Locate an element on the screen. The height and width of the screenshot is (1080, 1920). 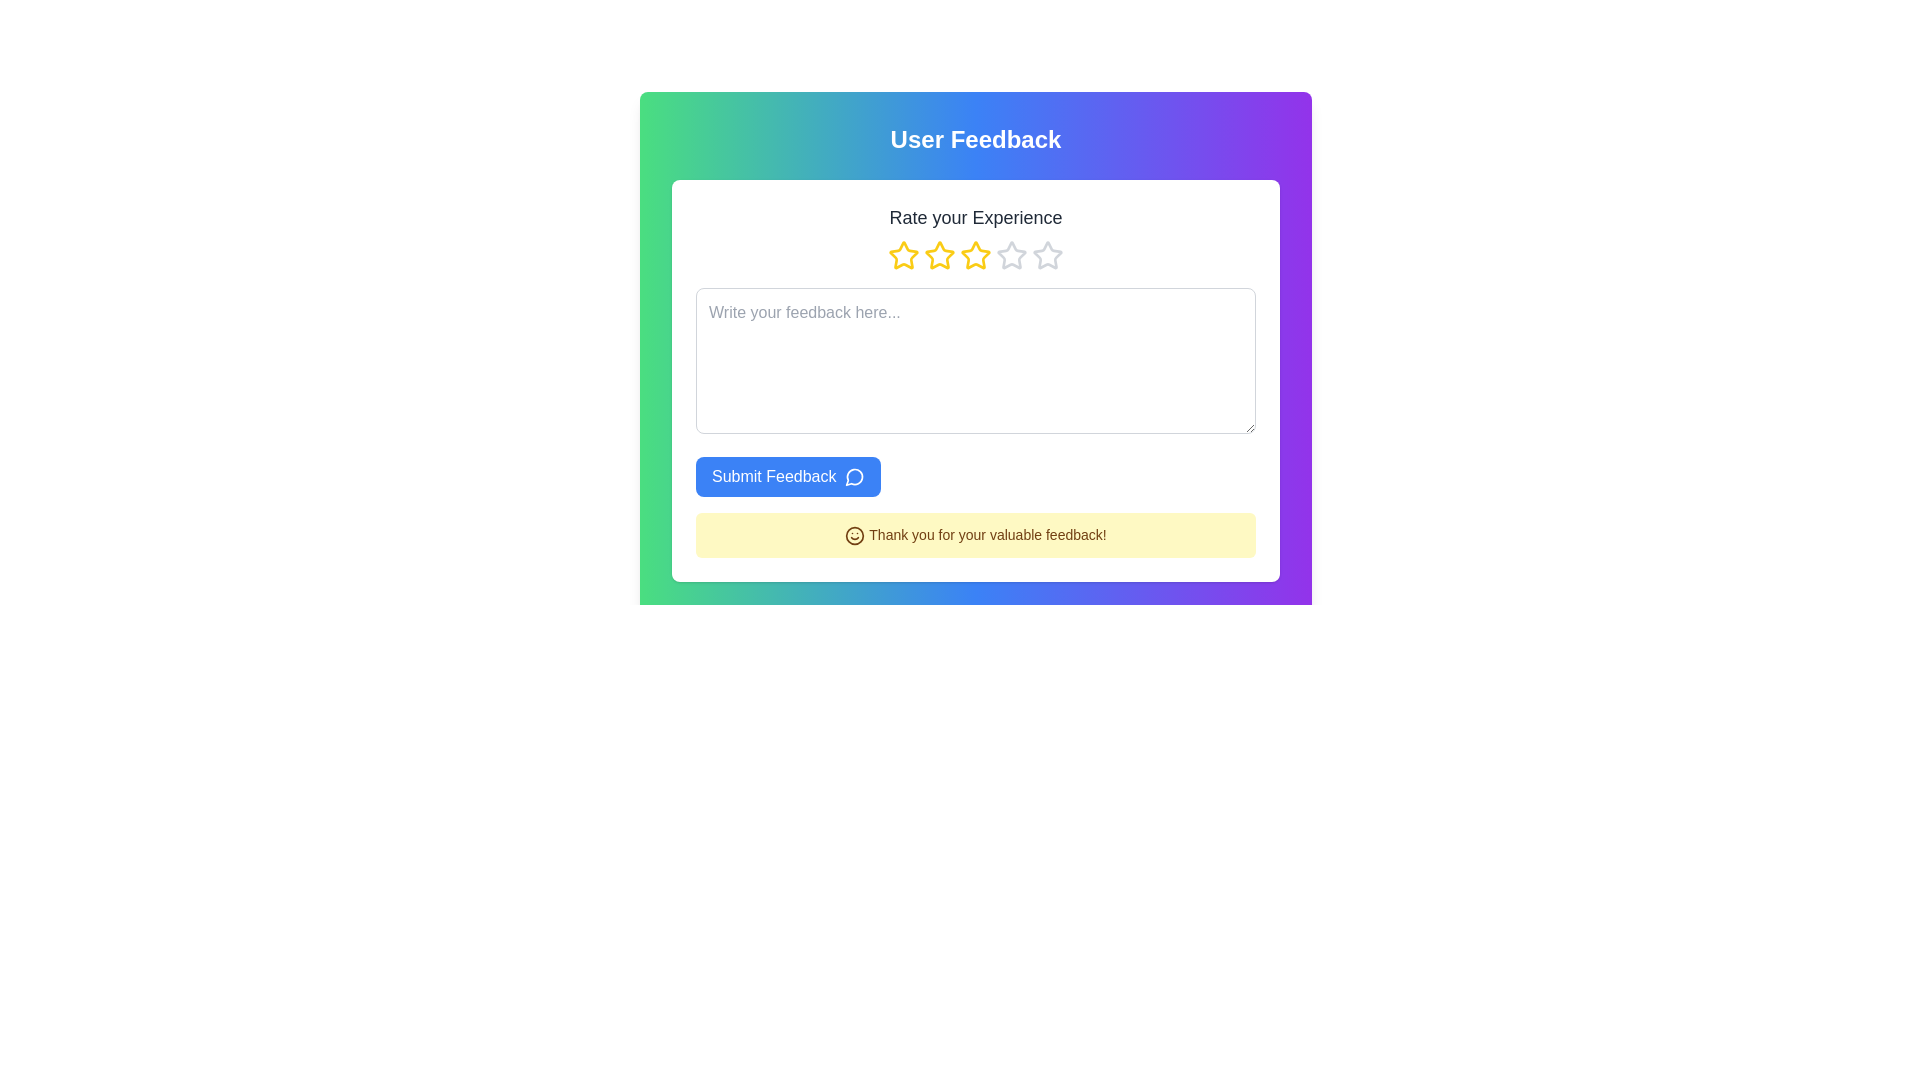
the feedback submission button located at the lower-center of the white card interface beneath the 'Rate your Experience' title is located at coordinates (786, 477).